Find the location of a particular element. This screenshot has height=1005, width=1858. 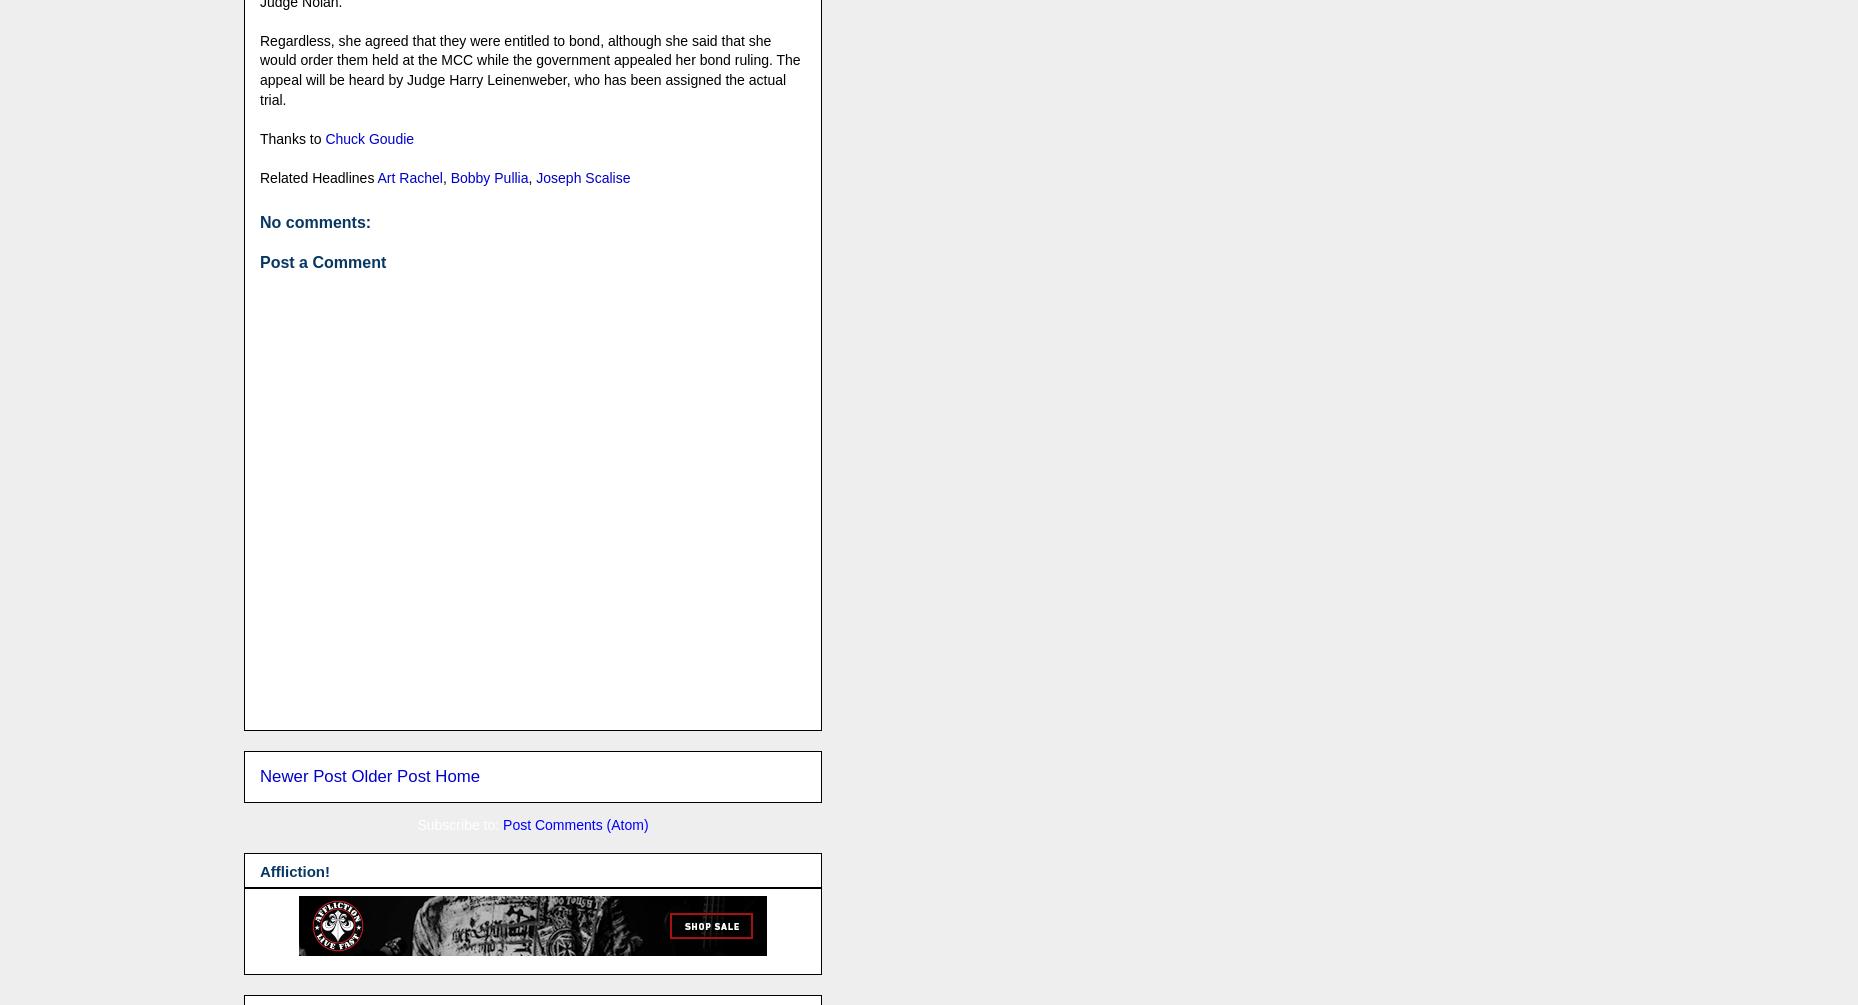

', although she said that she would order them held at the MCC while the government appealed her' is located at coordinates (515, 50).